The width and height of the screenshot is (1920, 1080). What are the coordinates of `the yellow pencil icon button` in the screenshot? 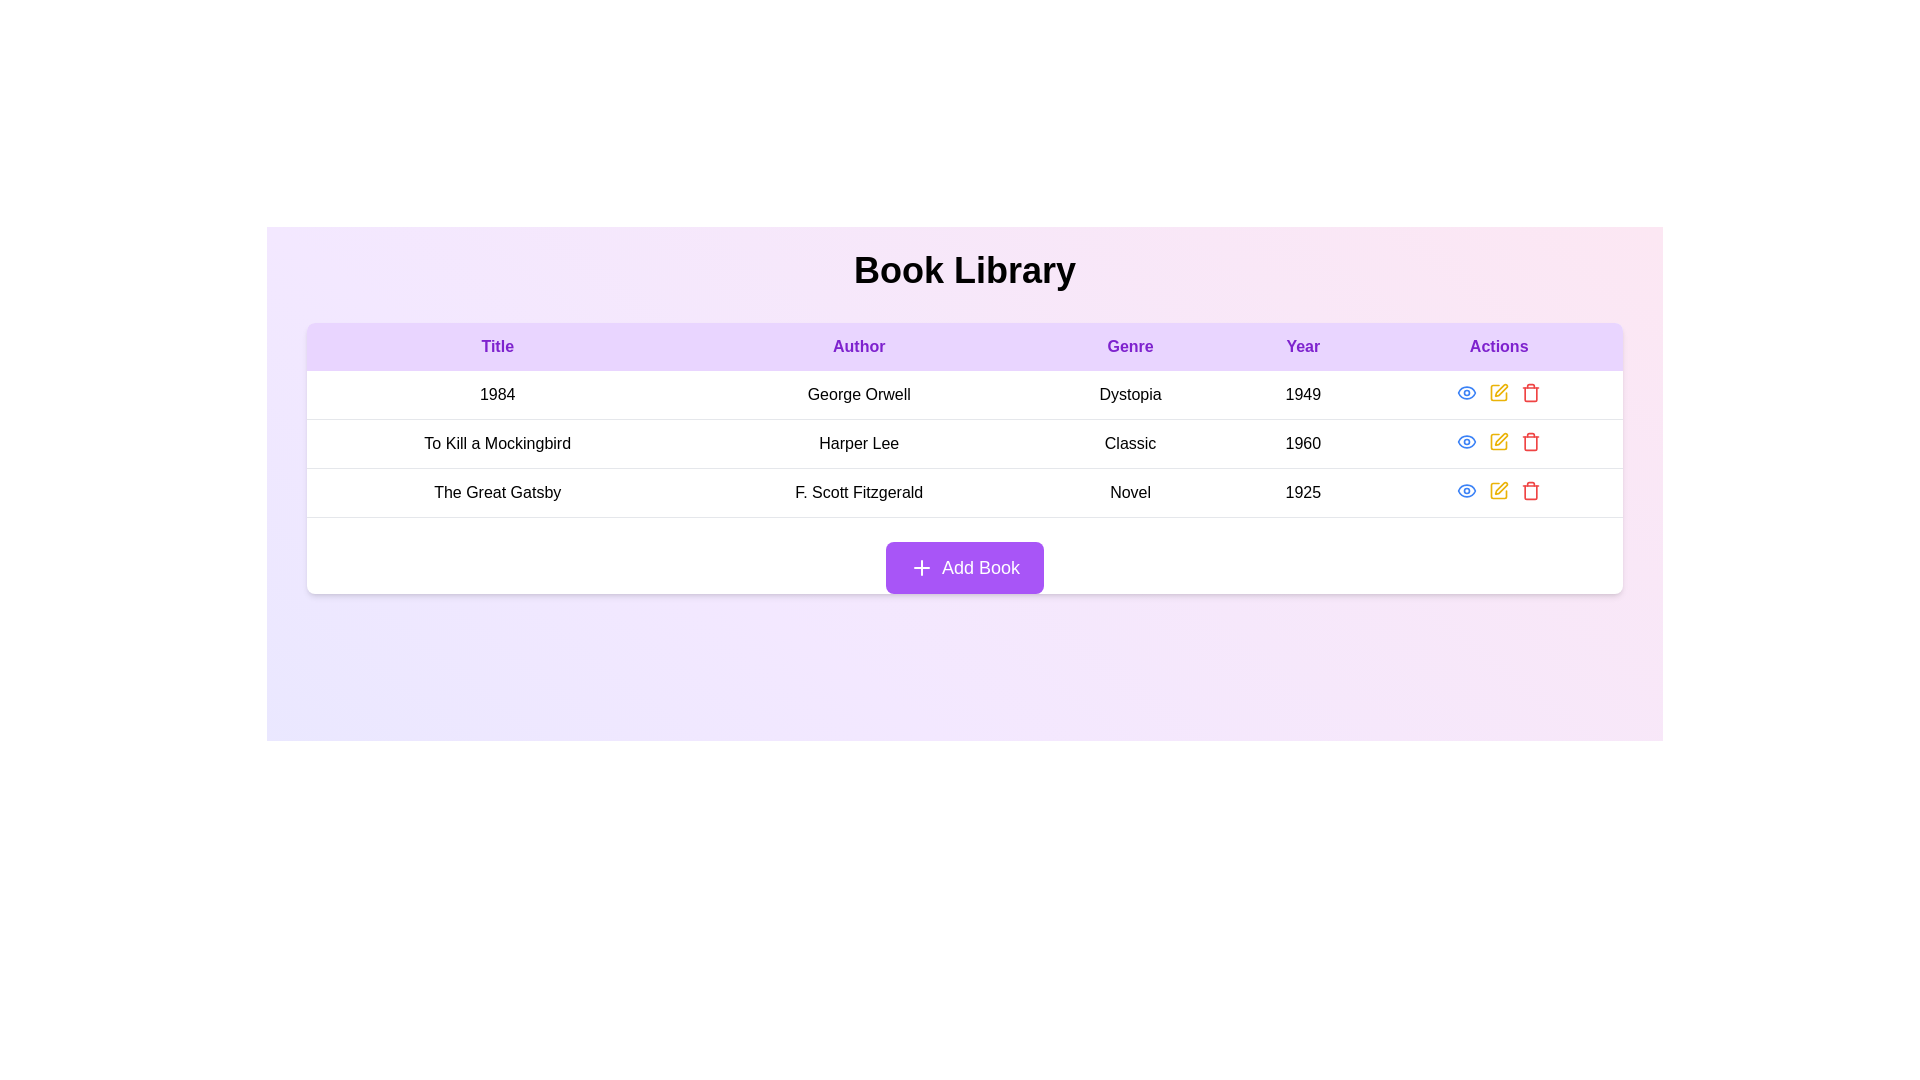 It's located at (1499, 393).